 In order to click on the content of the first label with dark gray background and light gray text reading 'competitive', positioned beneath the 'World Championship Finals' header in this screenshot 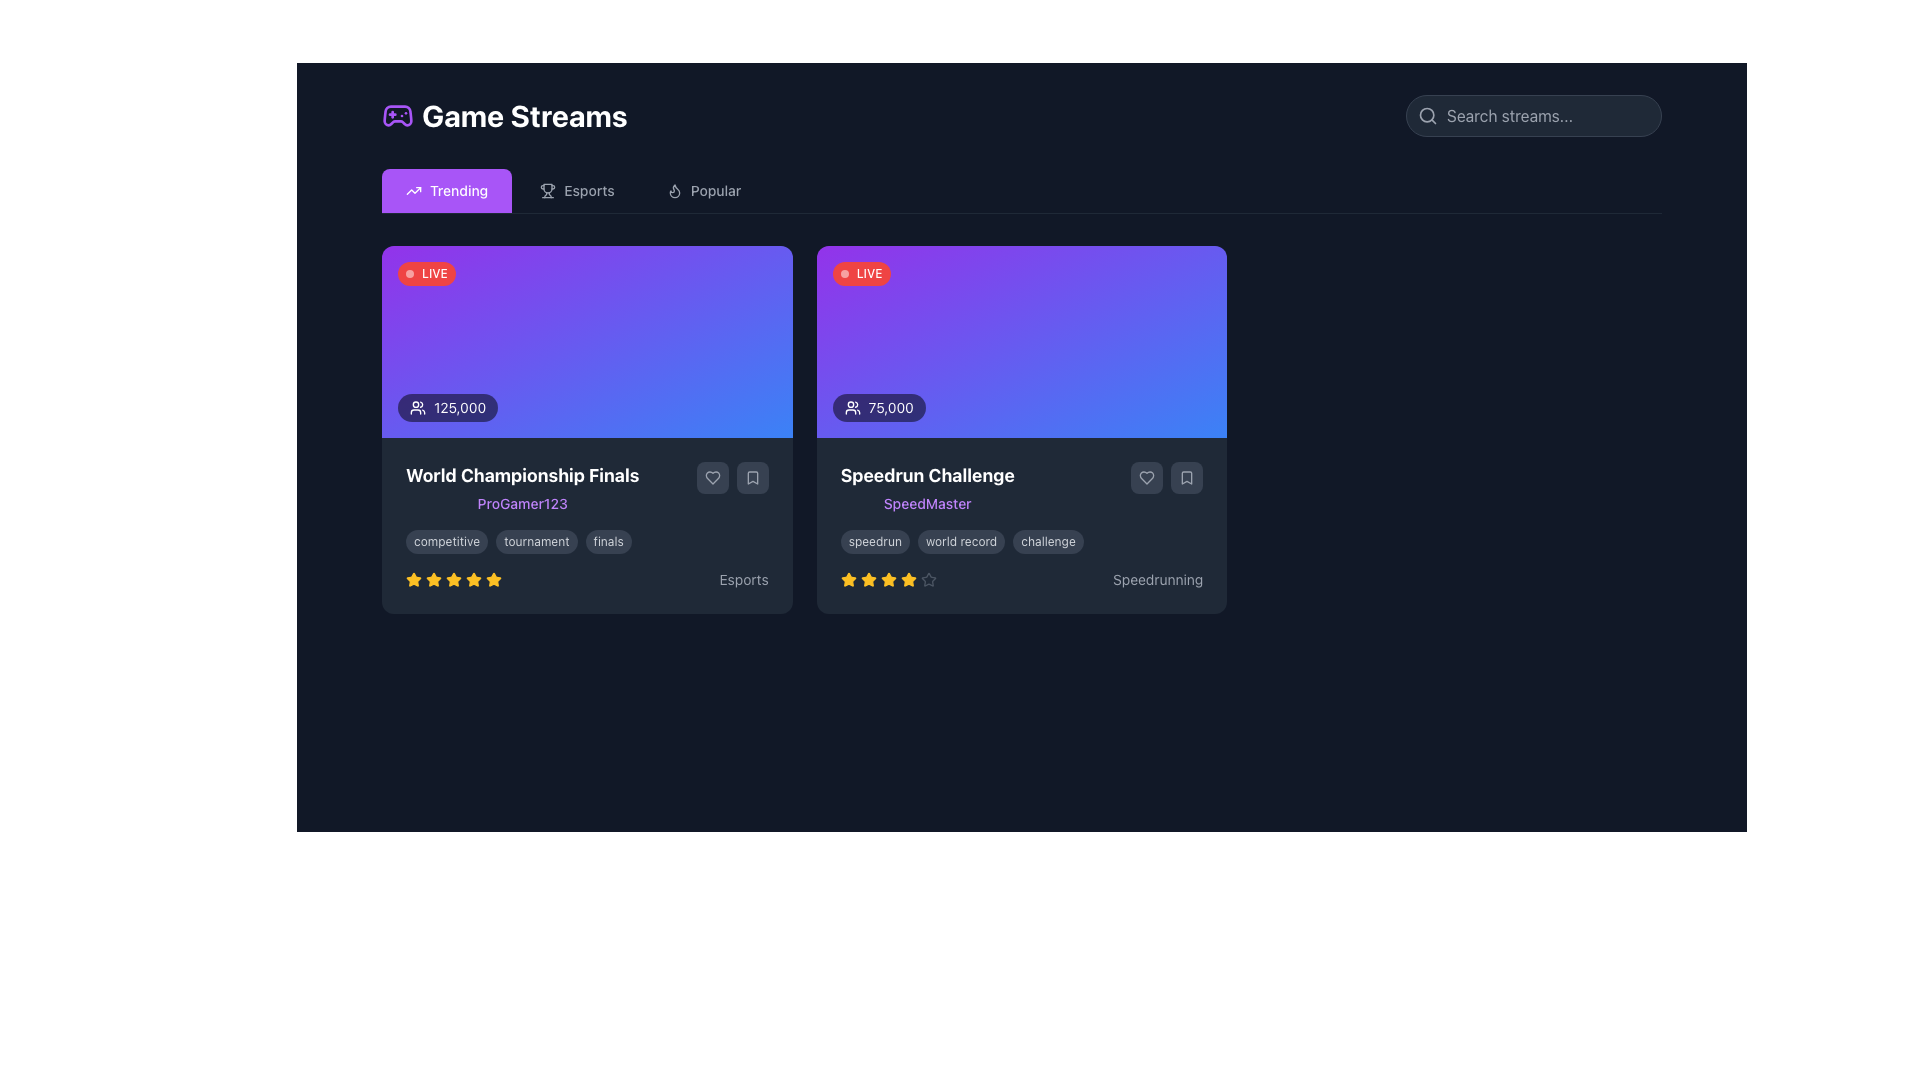, I will do `click(446, 542)`.